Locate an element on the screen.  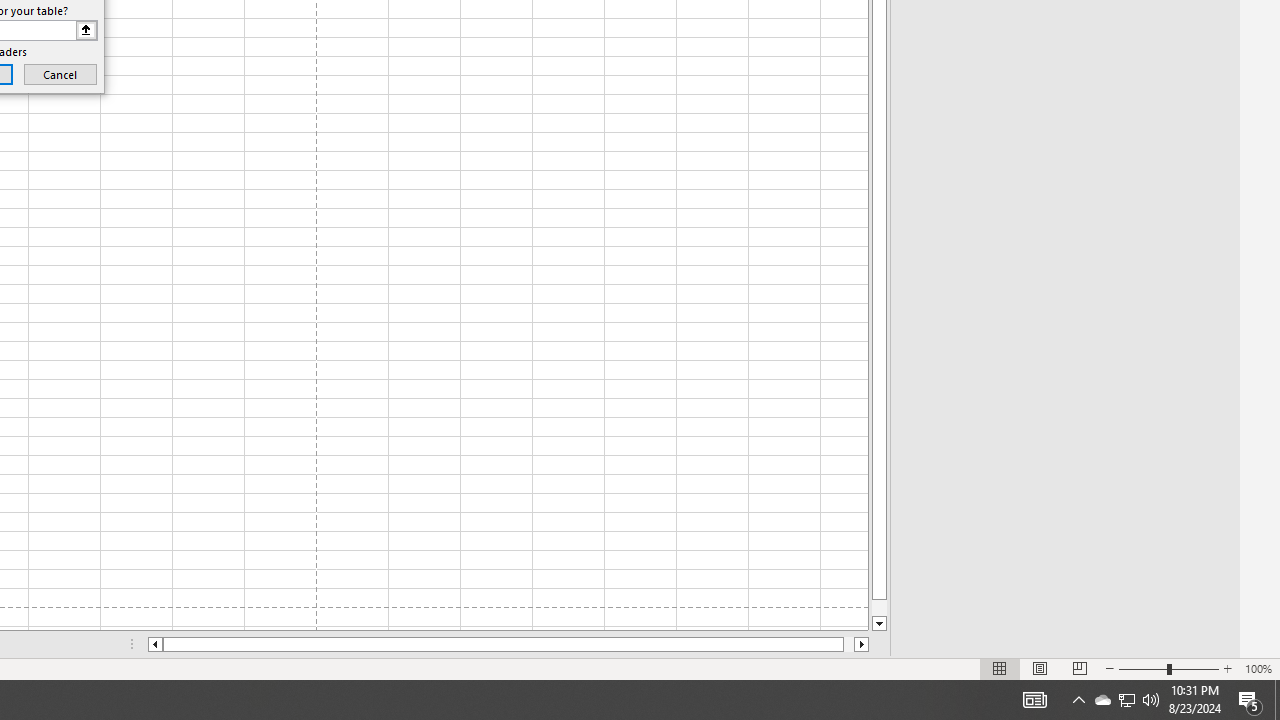
'Column right' is located at coordinates (862, 644).